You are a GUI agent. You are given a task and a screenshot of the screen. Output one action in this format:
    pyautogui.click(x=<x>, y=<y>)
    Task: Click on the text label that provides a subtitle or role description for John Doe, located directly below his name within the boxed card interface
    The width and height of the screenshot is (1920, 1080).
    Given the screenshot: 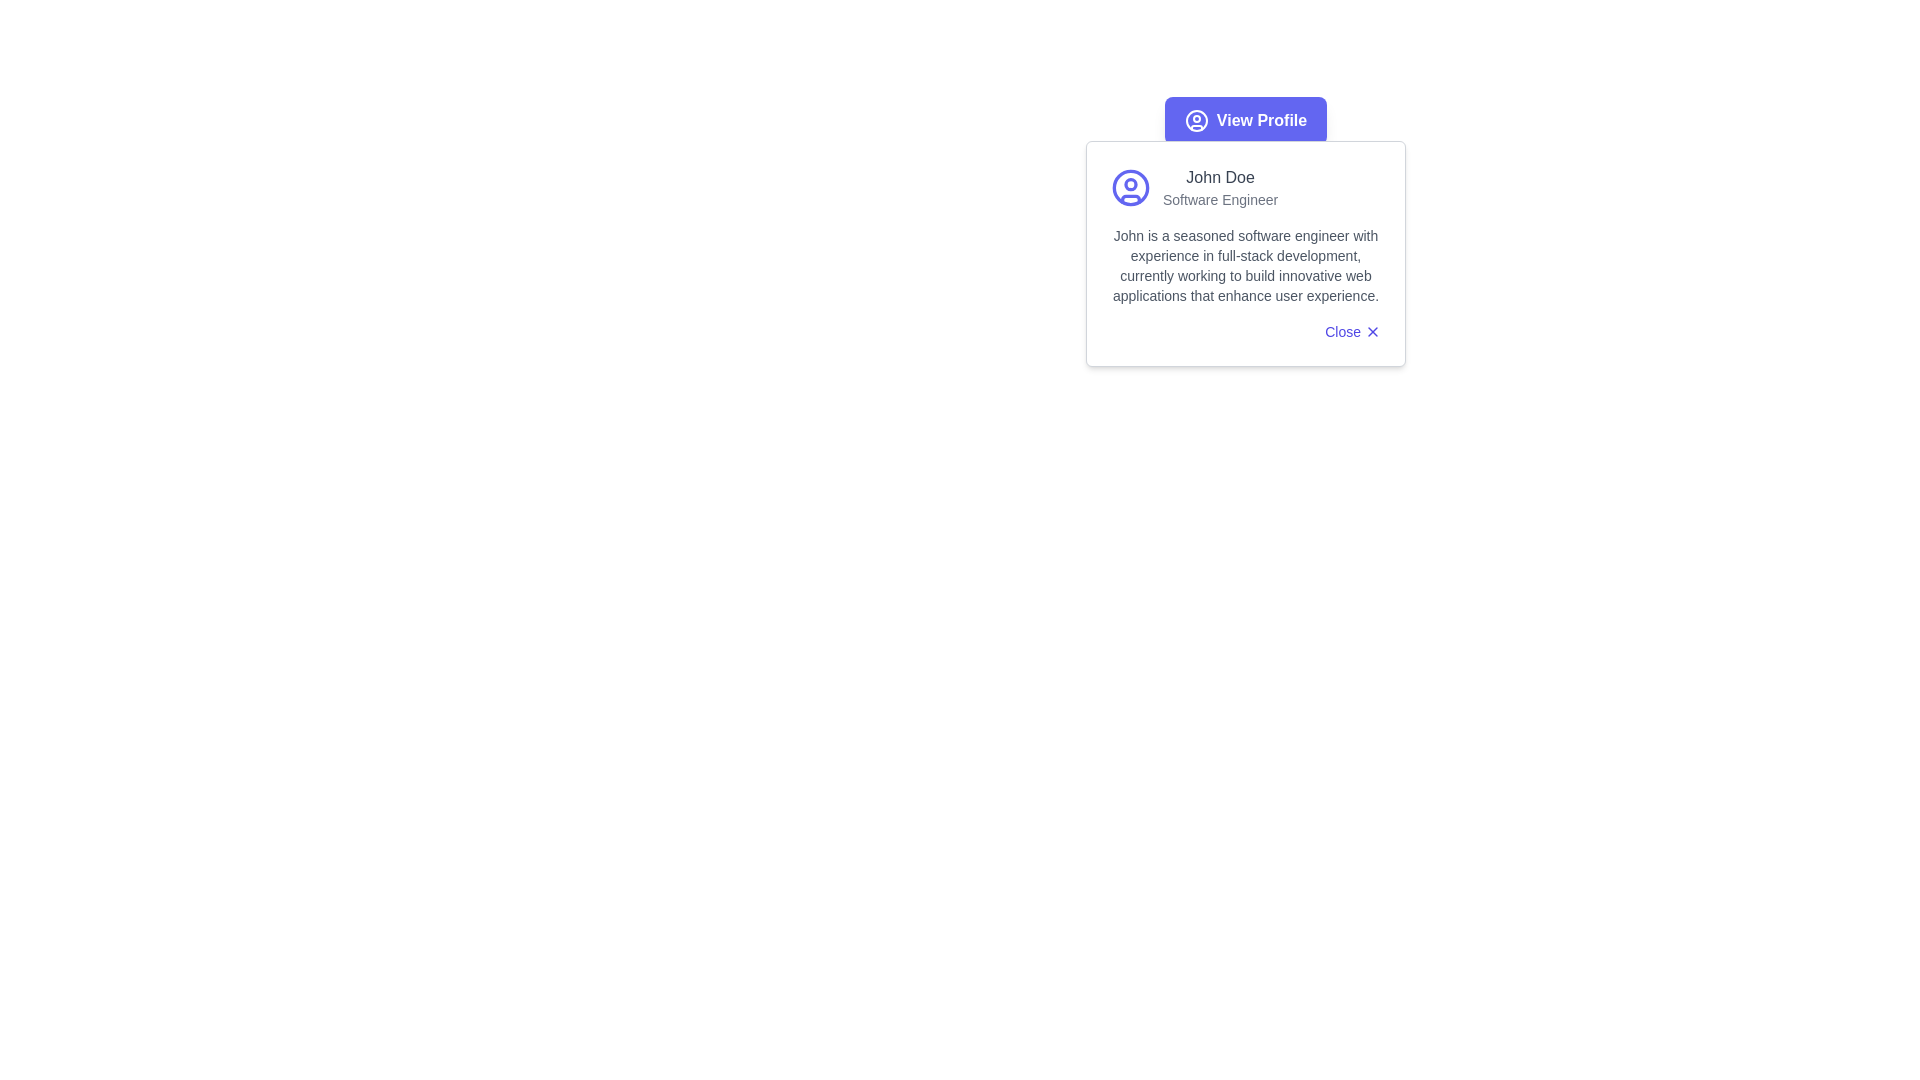 What is the action you would take?
    pyautogui.click(x=1219, y=200)
    